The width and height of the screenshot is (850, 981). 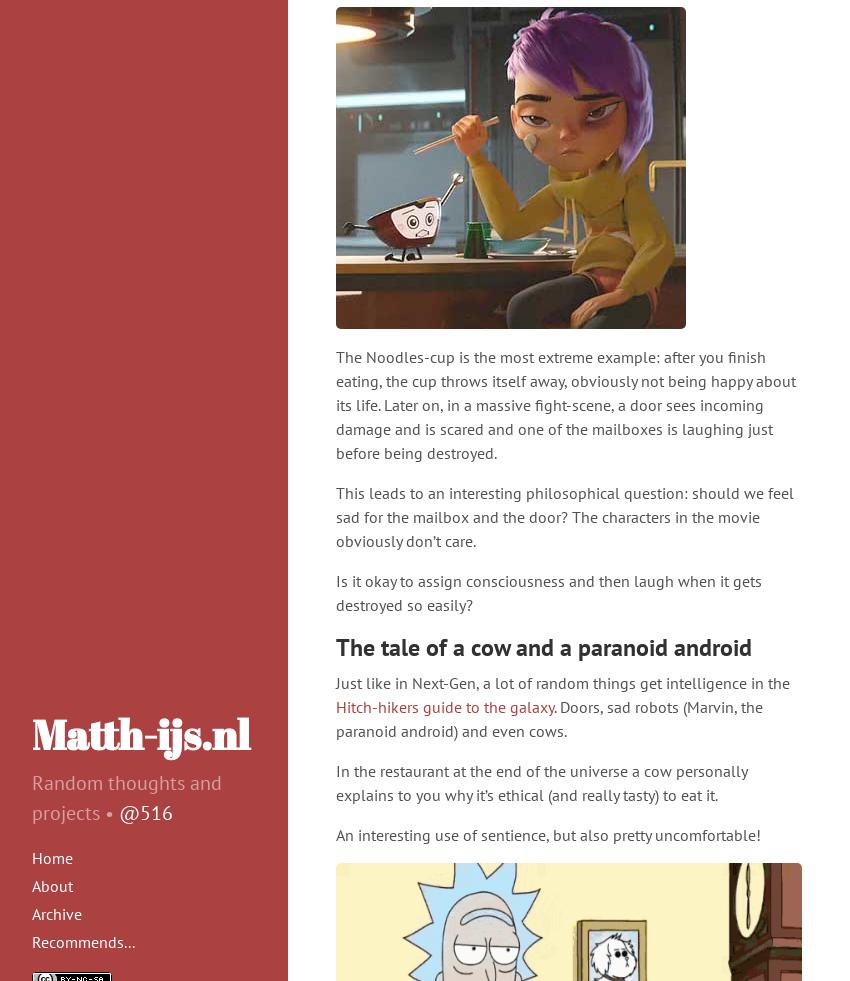 What do you see at coordinates (547, 835) in the screenshot?
I see `'An interesting use of sentience, but also pretty uncomfortable!'` at bounding box center [547, 835].